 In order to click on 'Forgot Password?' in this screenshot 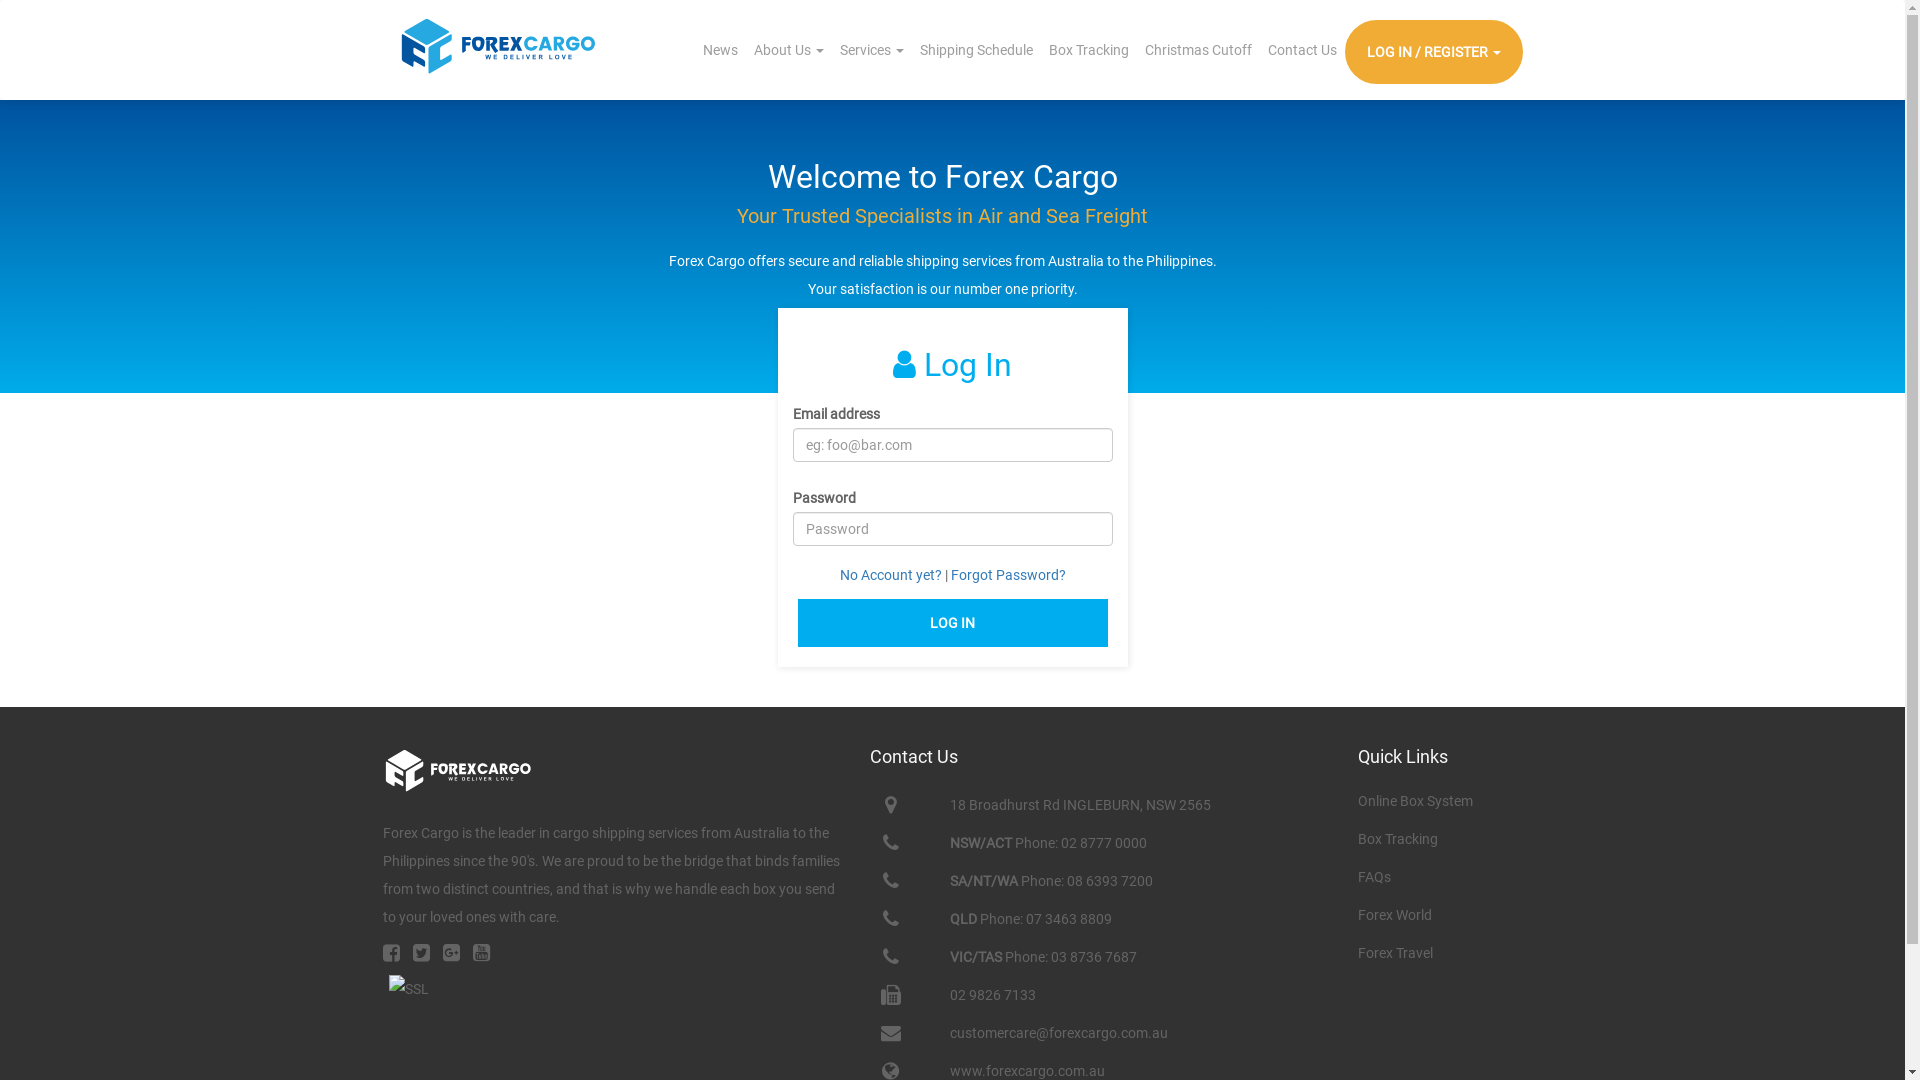, I will do `click(1007, 574)`.